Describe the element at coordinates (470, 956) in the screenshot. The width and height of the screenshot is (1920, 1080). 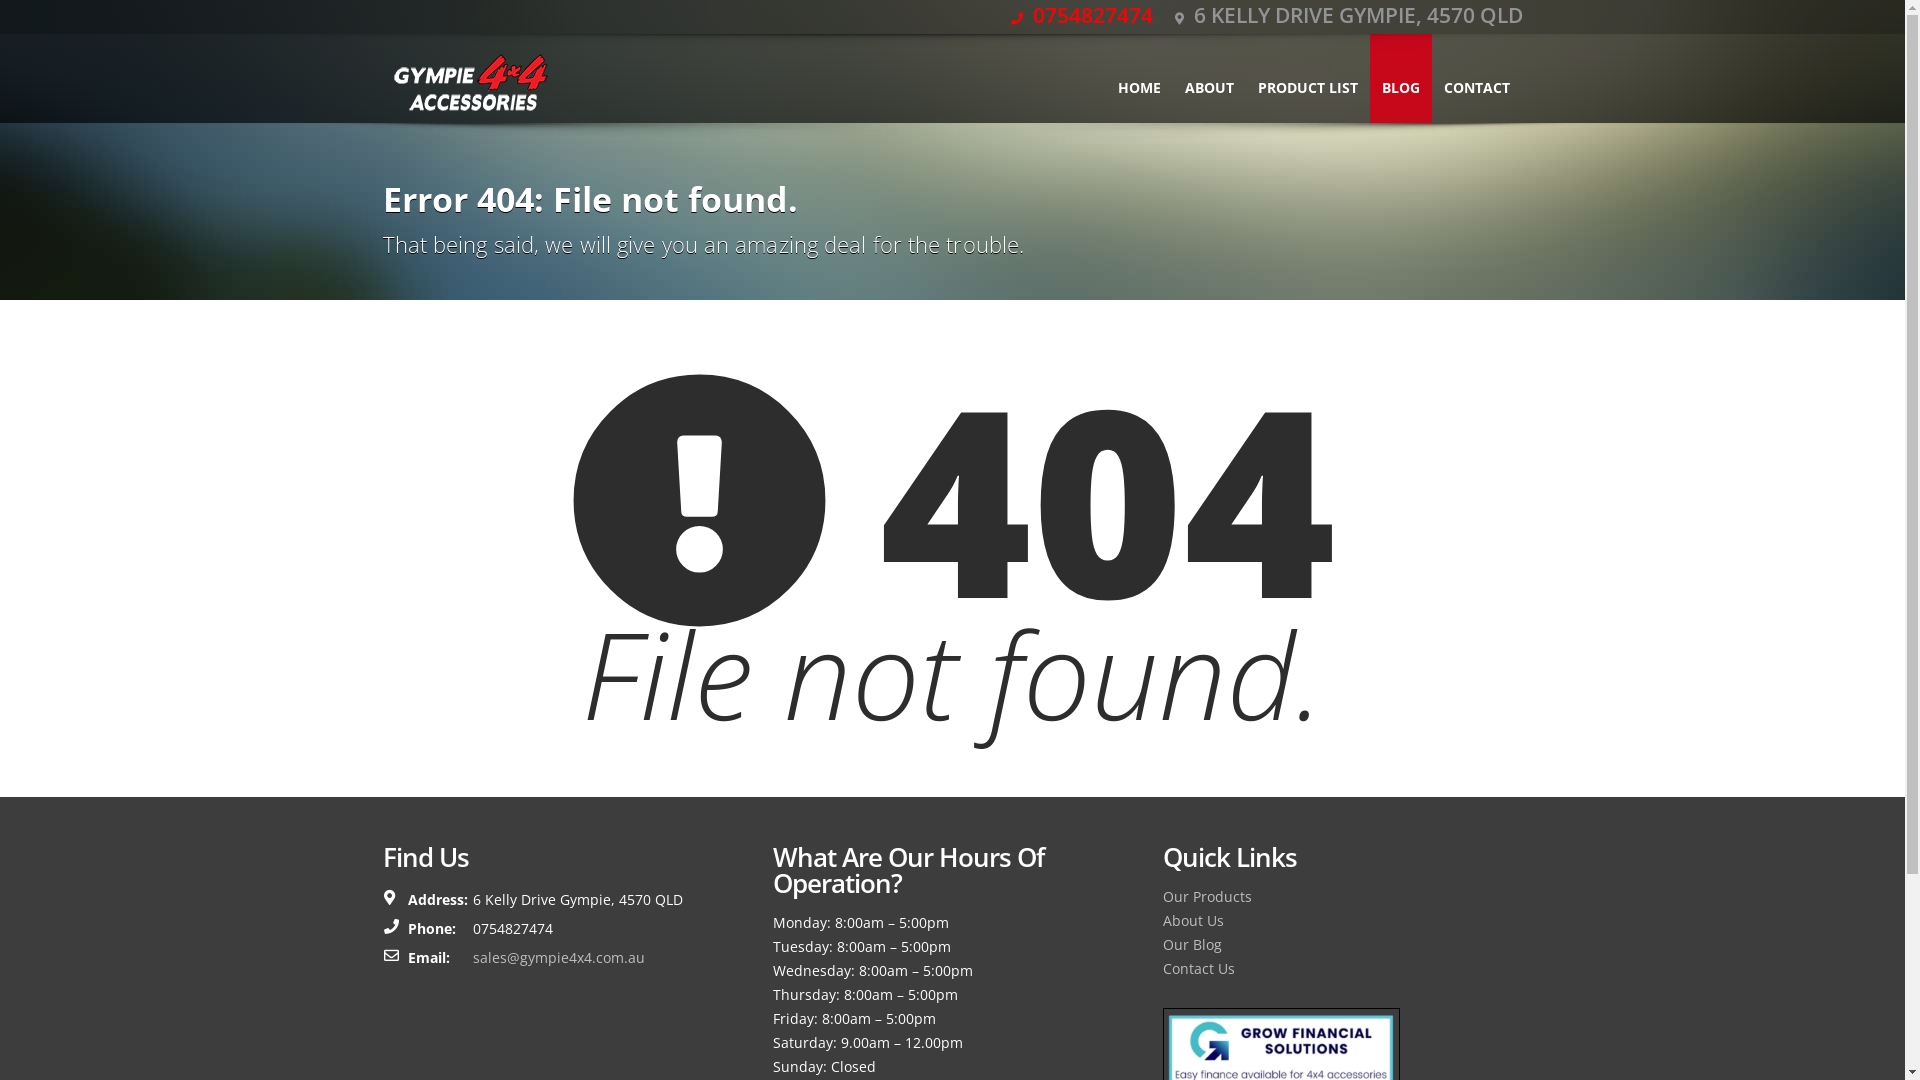
I see `'sales@gympie4x4.com.au'` at that location.